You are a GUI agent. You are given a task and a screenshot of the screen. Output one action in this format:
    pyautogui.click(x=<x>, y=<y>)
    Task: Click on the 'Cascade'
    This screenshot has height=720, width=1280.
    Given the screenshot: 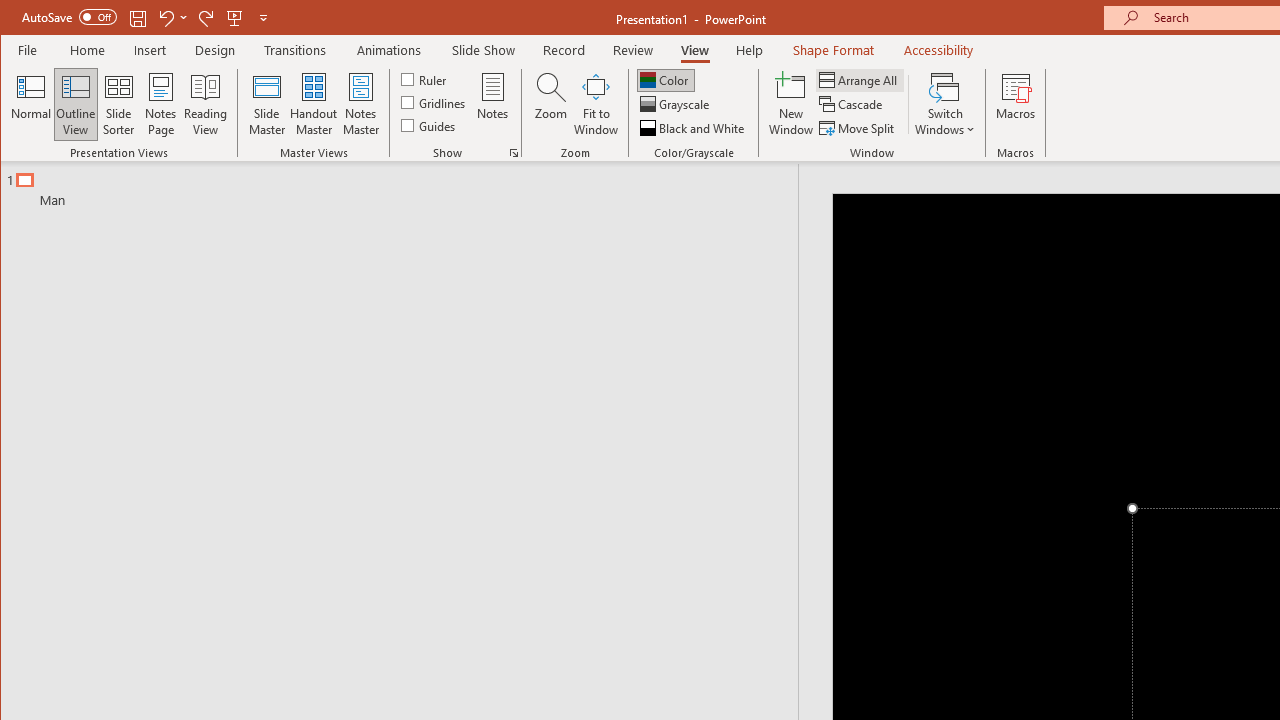 What is the action you would take?
    pyautogui.click(x=853, y=104)
    